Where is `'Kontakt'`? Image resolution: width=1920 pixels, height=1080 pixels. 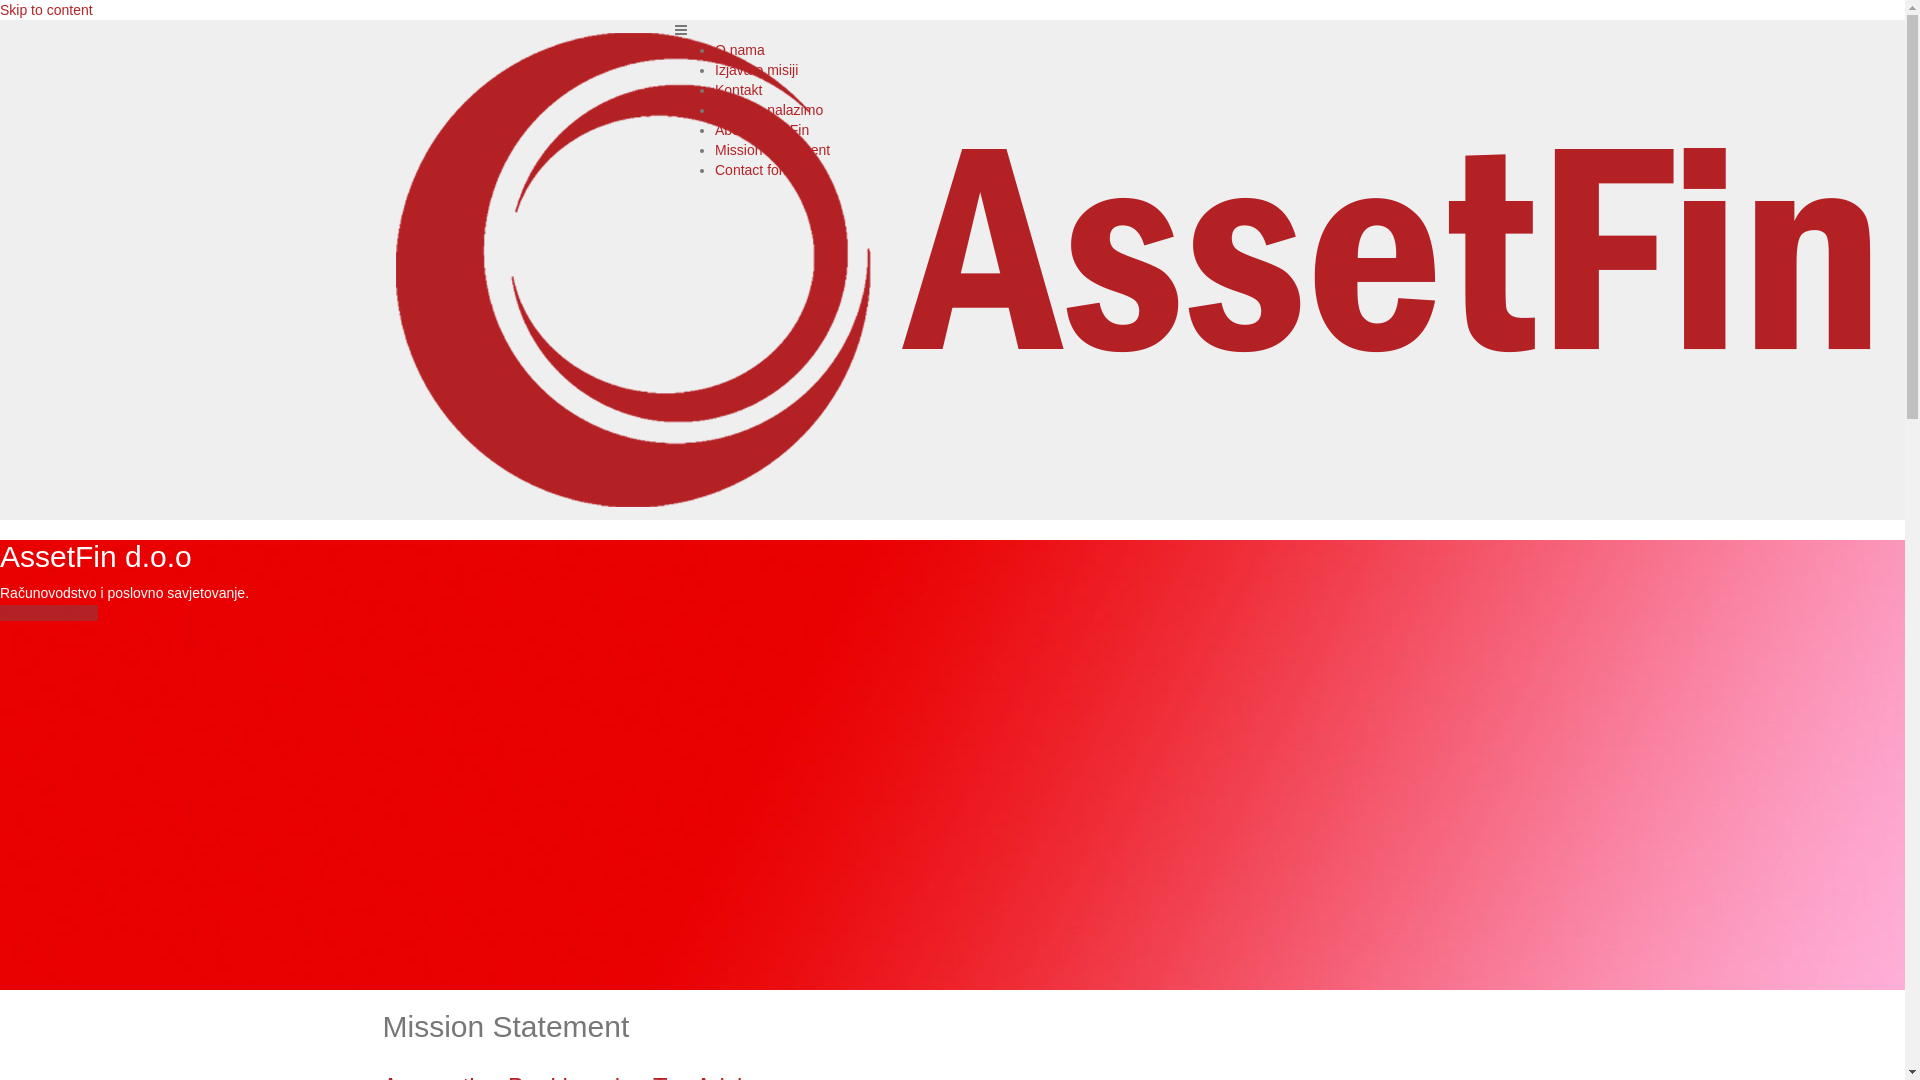 'Kontakt' is located at coordinates (737, 88).